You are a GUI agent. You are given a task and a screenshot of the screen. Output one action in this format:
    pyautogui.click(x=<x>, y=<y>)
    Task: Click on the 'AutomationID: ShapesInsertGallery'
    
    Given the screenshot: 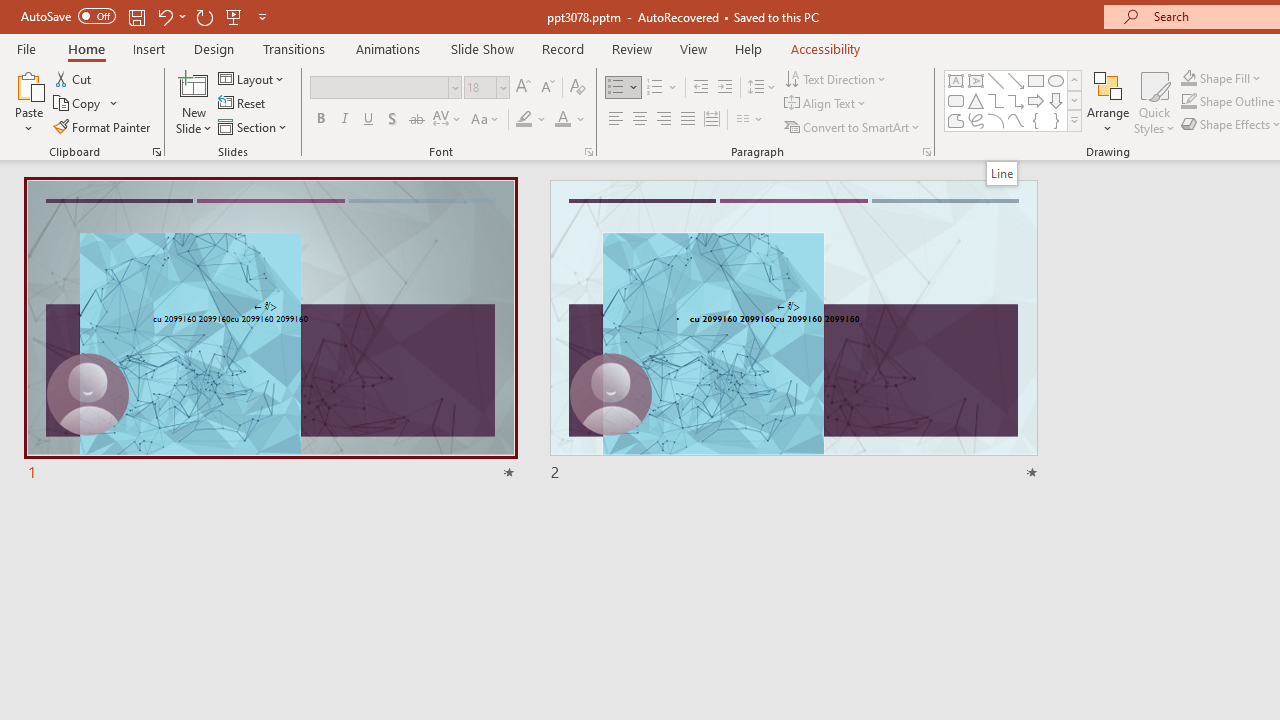 What is the action you would take?
    pyautogui.click(x=1014, y=100)
    